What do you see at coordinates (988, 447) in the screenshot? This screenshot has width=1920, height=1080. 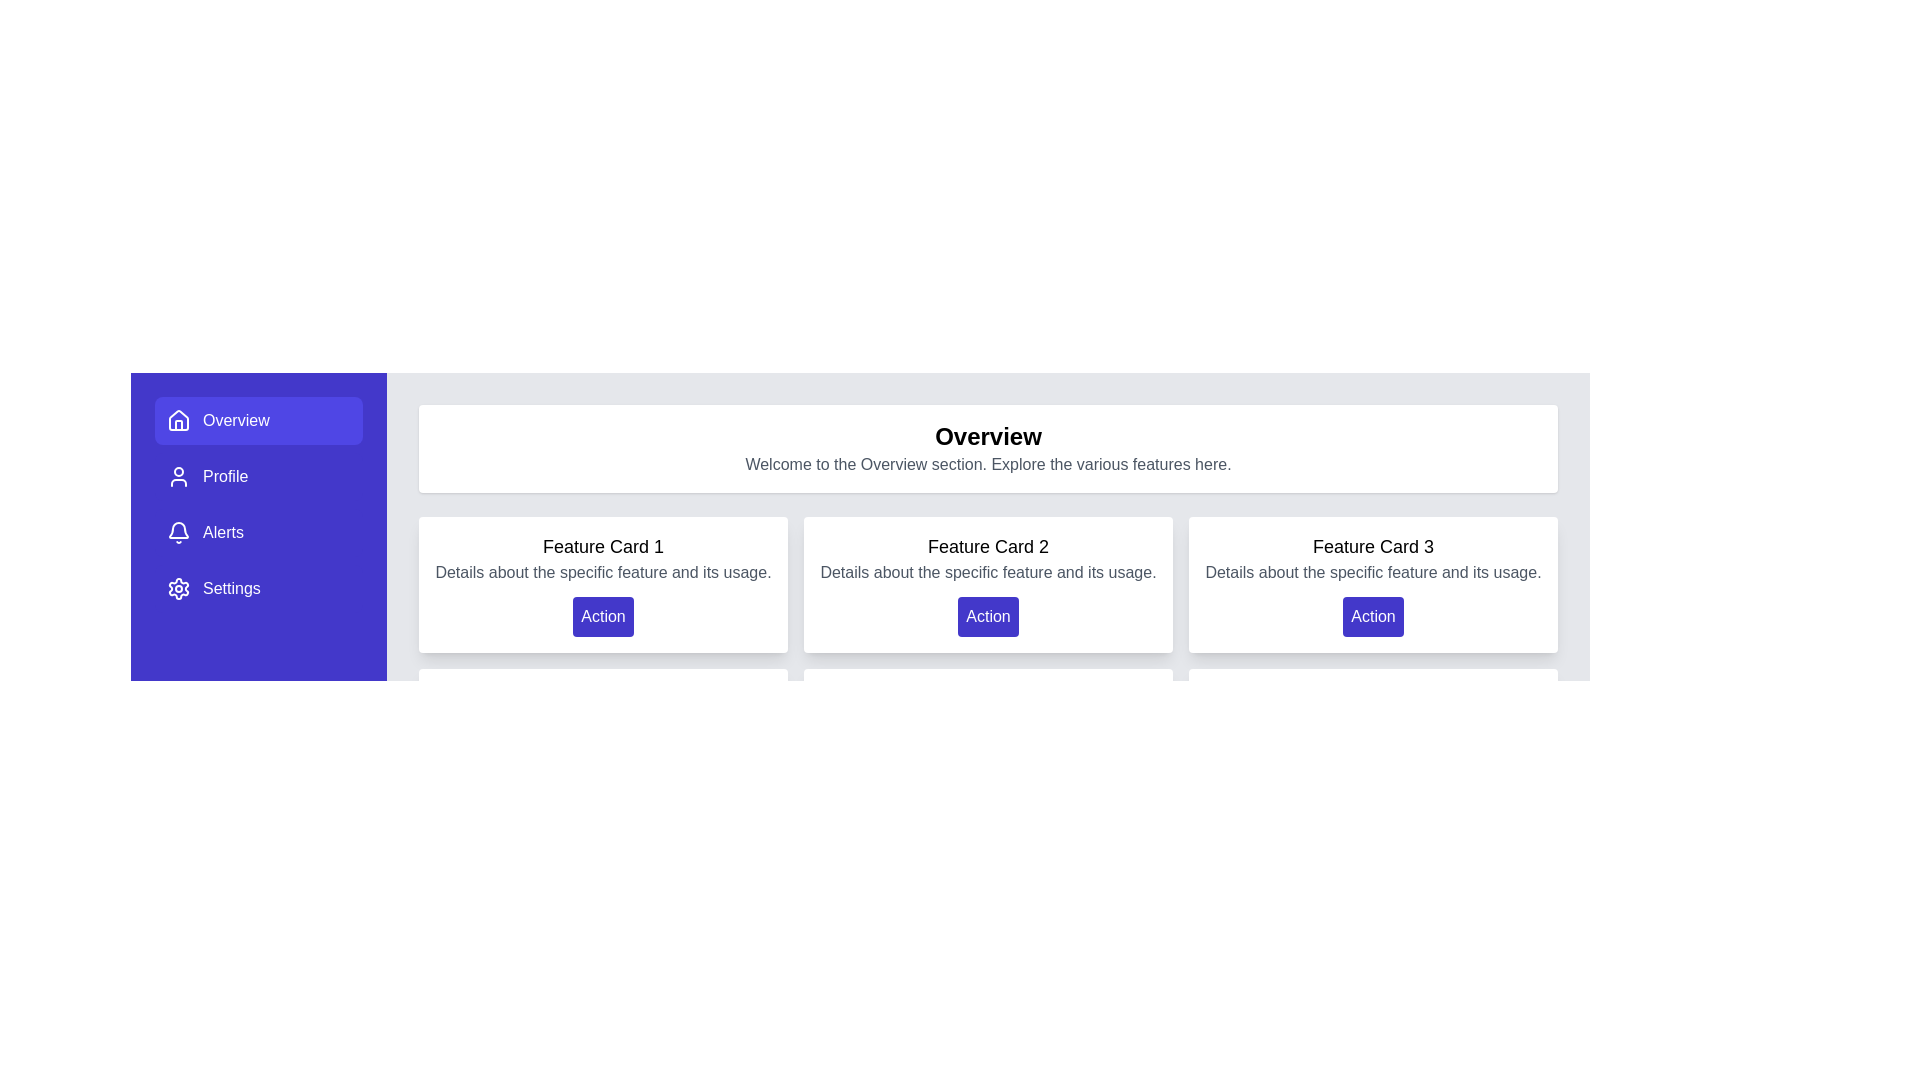 I see `the 'Overview' section, which is a white rectangular area with rounded corners containing a bold title and a description paragraph, centrally located above the feature cards` at bounding box center [988, 447].